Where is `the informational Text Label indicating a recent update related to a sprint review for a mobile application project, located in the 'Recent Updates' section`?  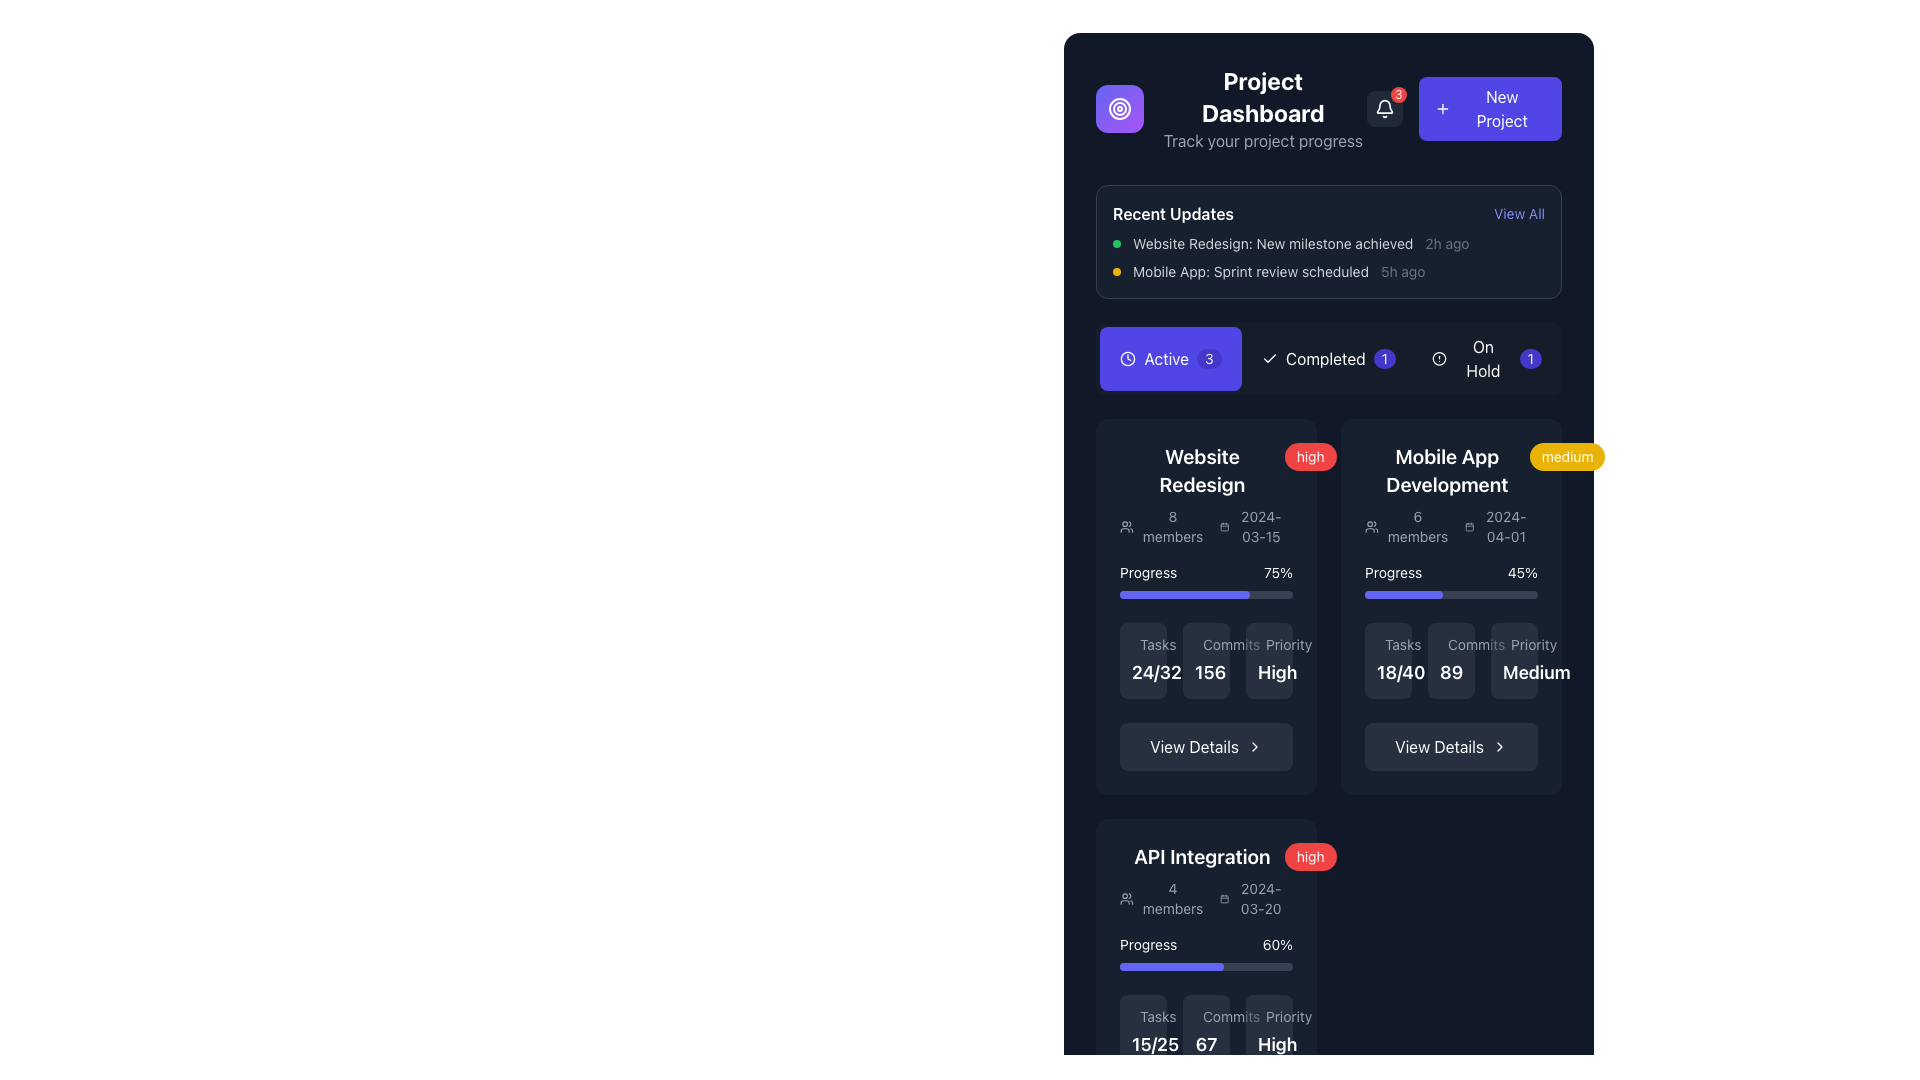
the informational Text Label indicating a recent update related to a sprint review for a mobile application project, located in the 'Recent Updates' section is located at coordinates (1250, 272).